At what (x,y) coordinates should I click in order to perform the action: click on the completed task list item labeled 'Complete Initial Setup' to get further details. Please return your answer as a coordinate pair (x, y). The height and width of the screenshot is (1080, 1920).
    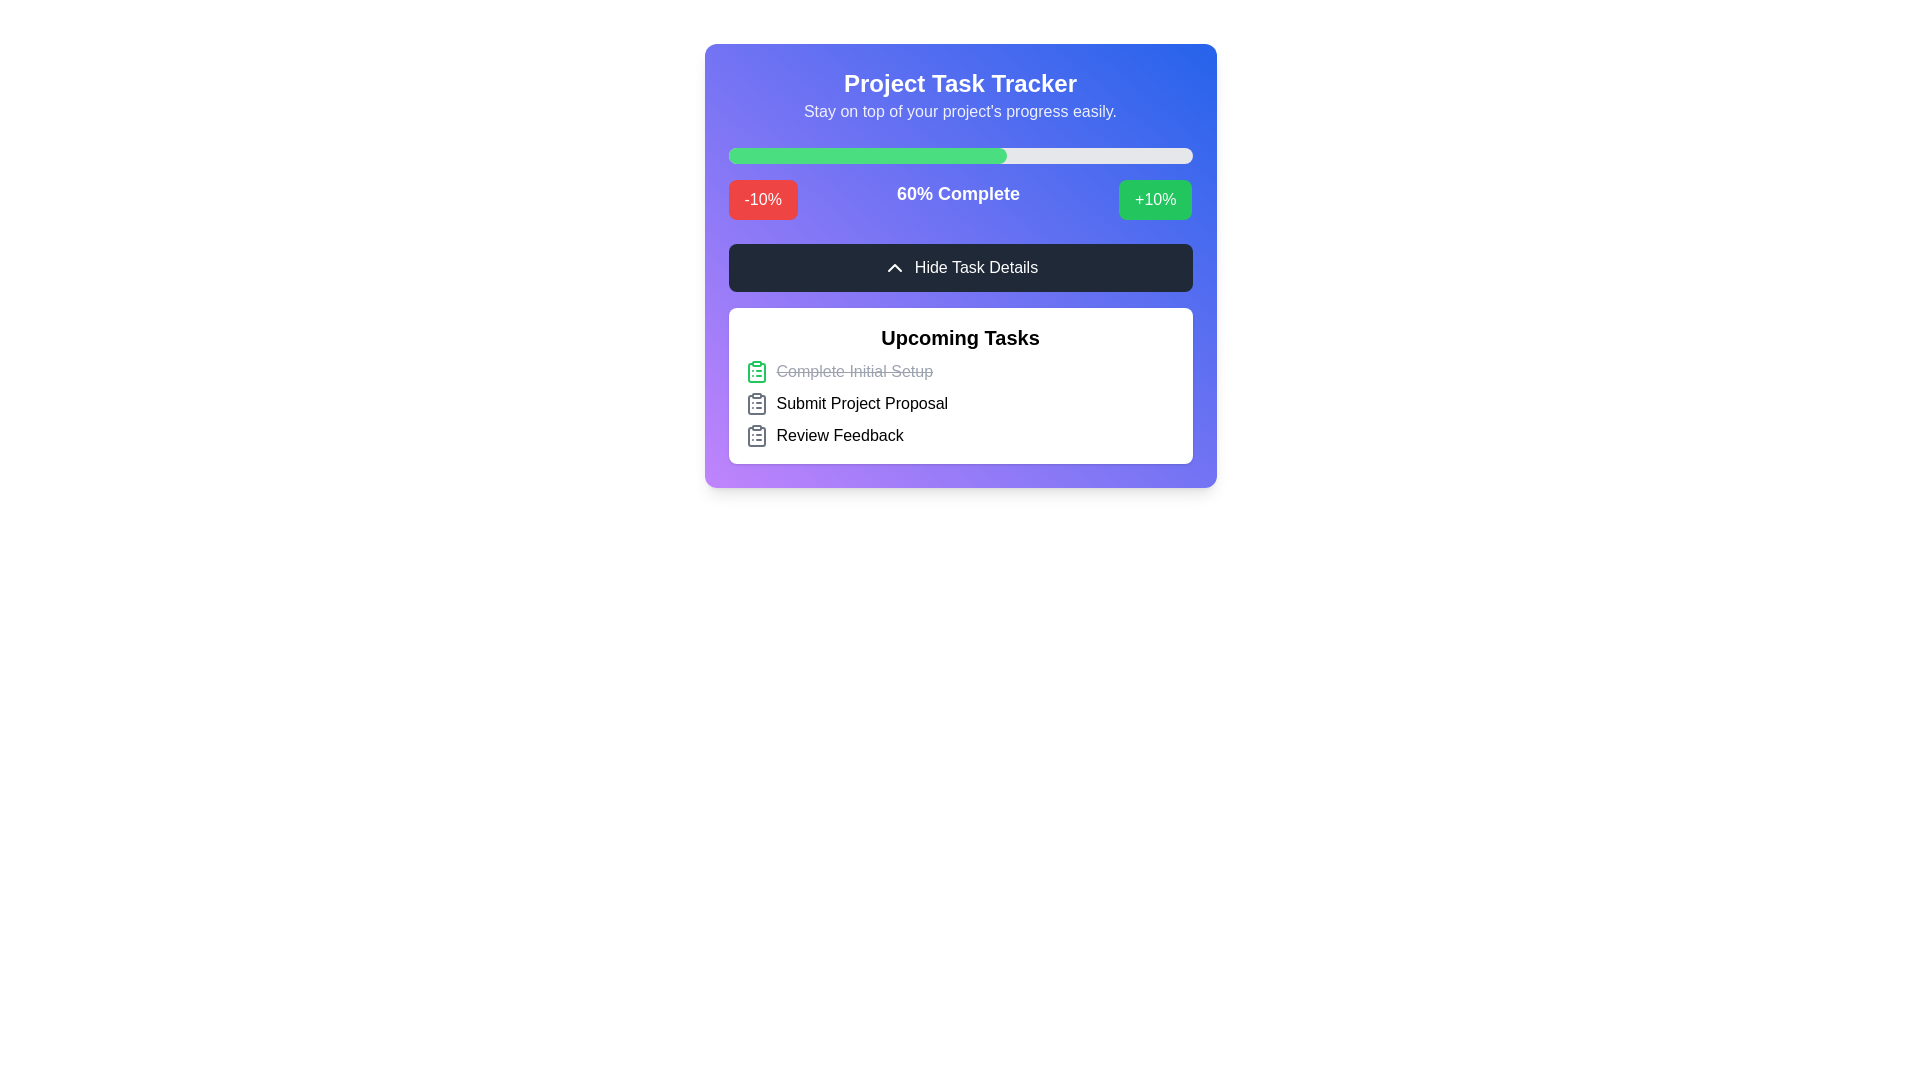
    Looking at the image, I should click on (960, 371).